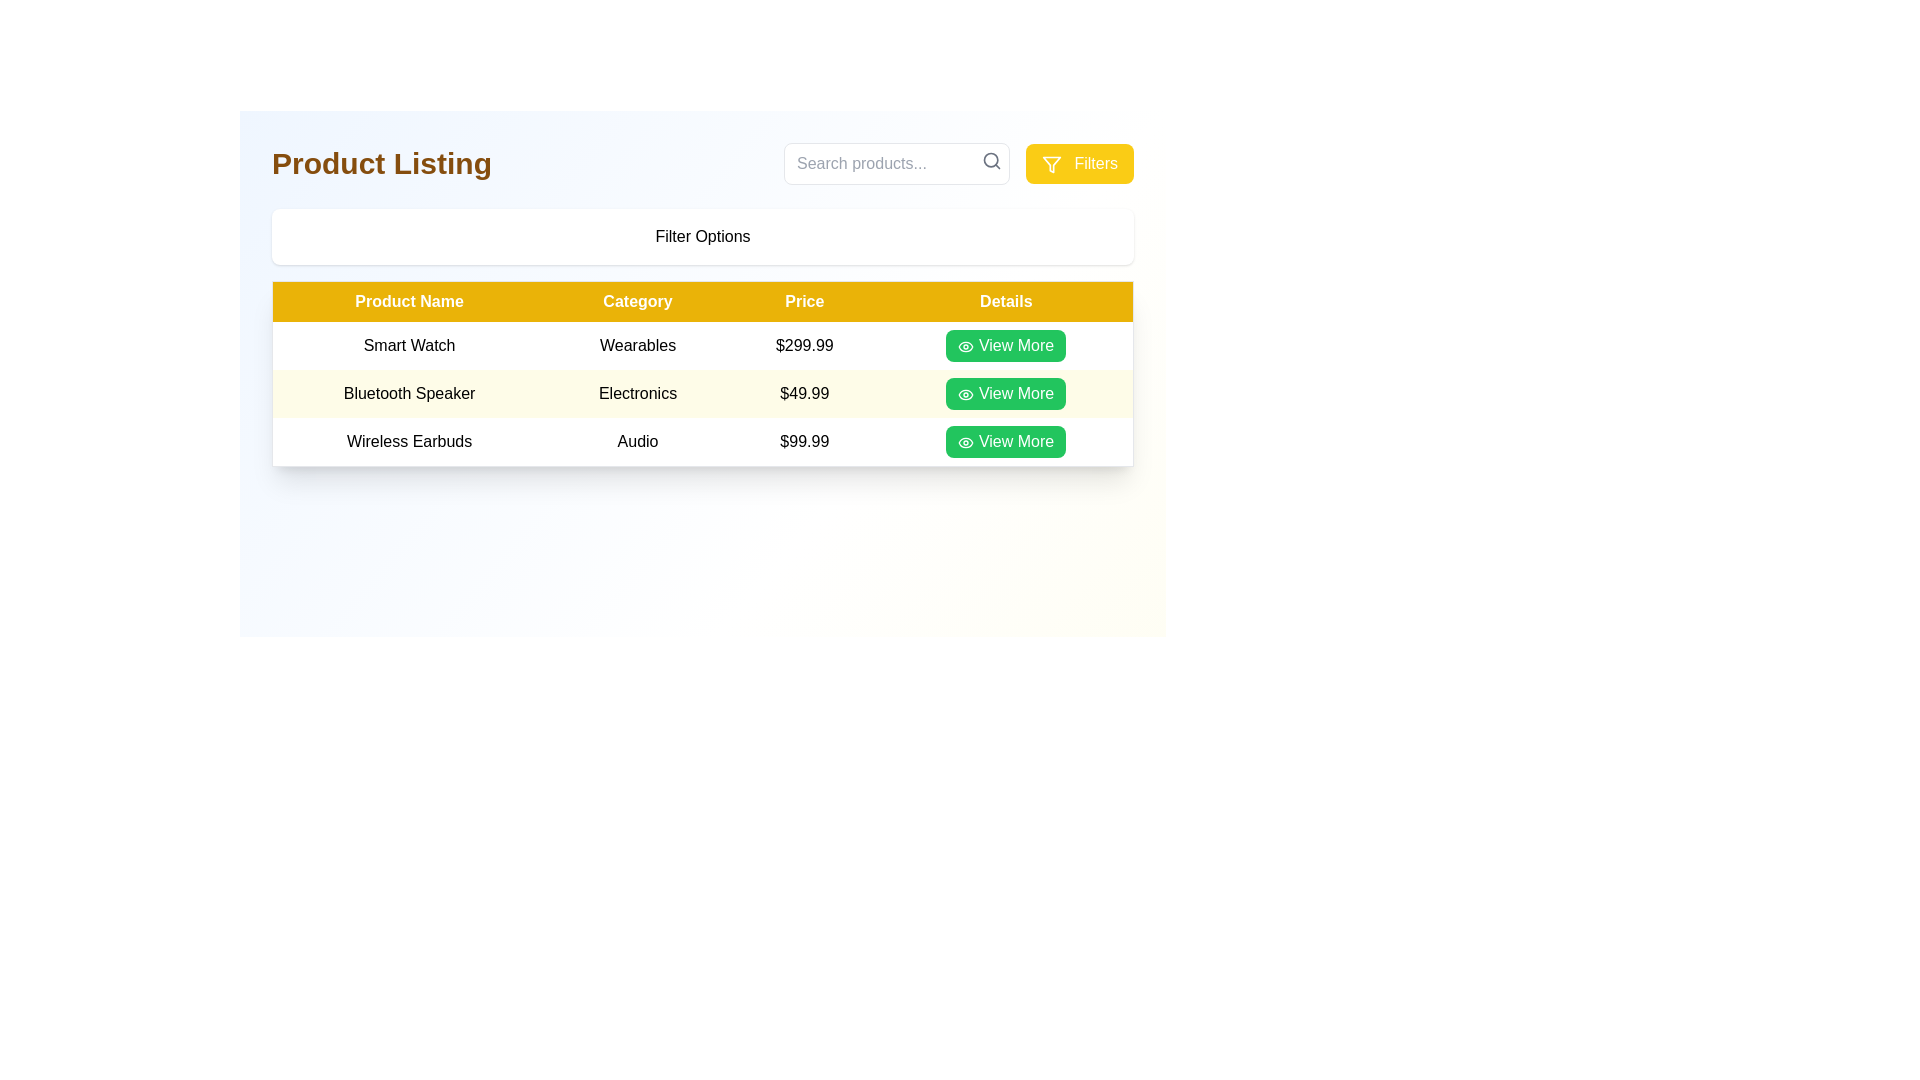  I want to click on the icon within the first 'View More' button in the table for the 'Smart Watch' product in the 'Details' column, so click(966, 345).